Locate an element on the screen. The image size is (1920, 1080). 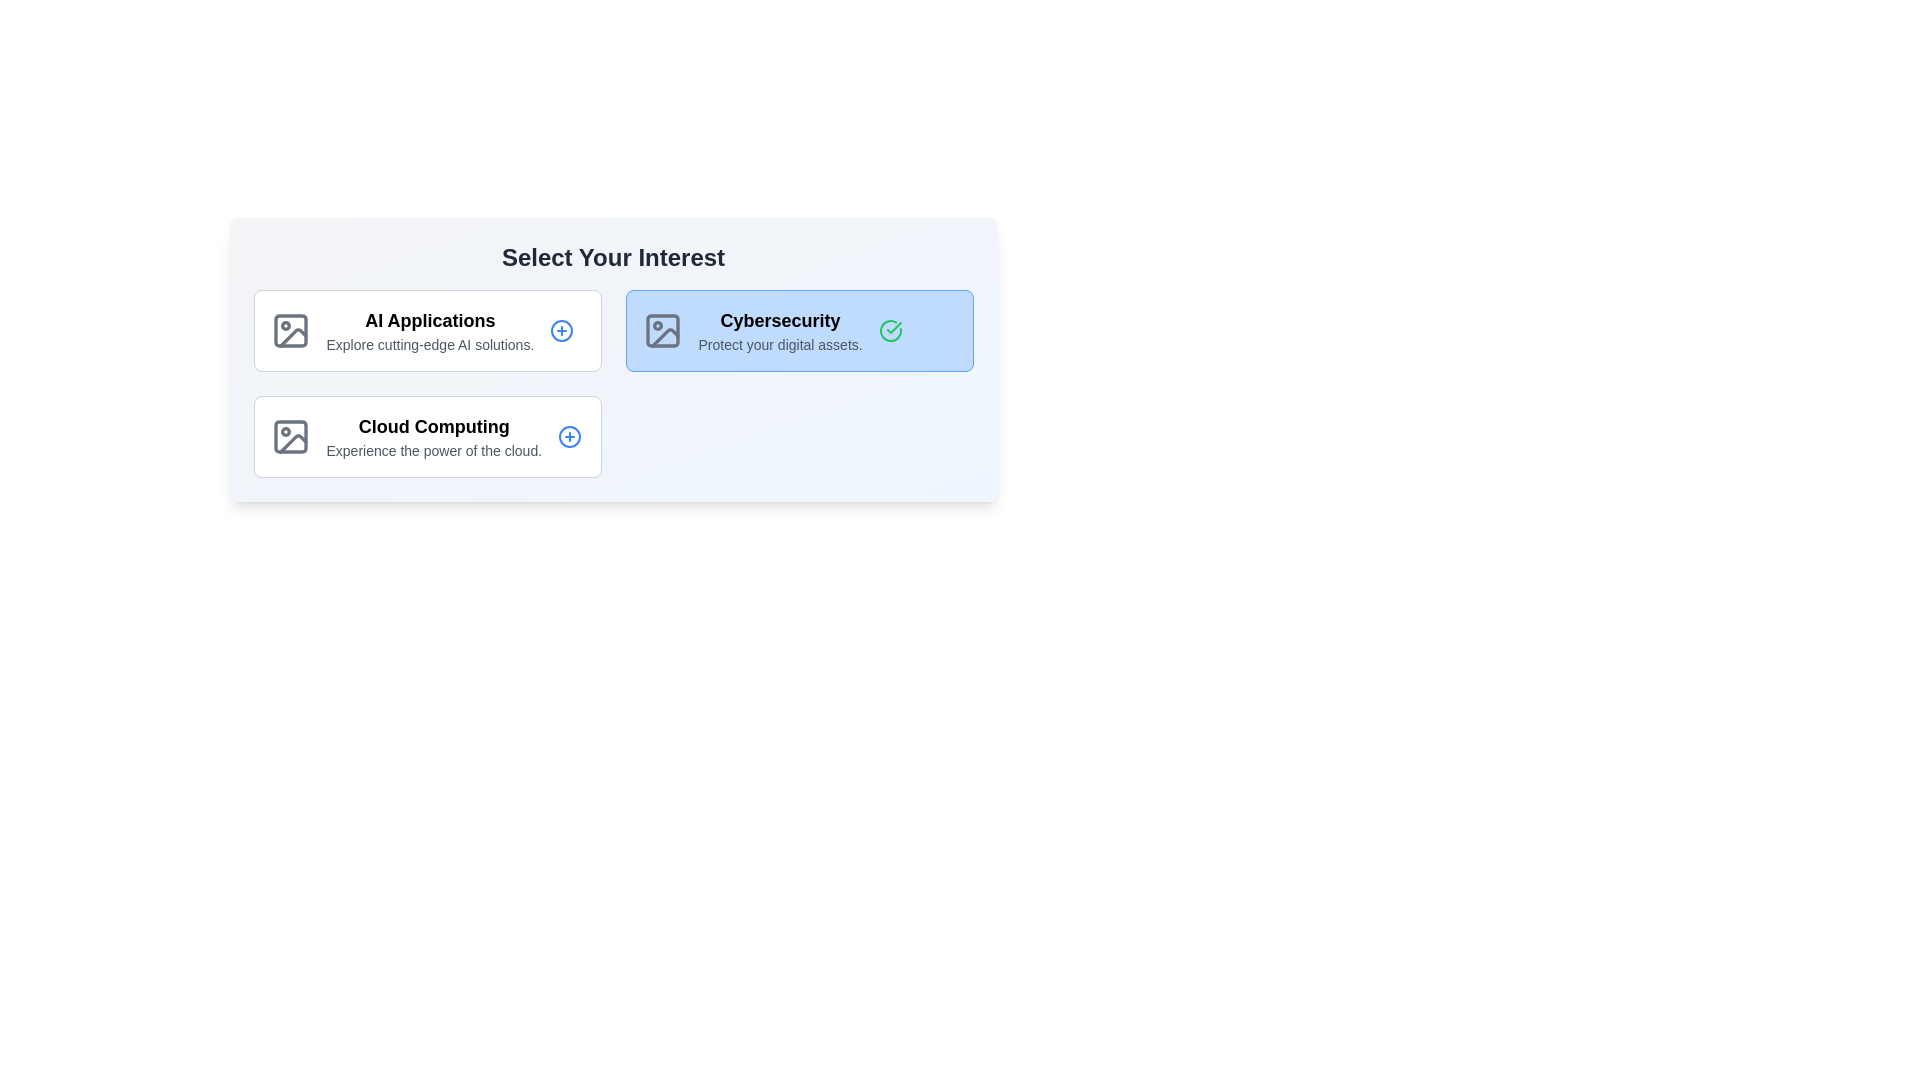
the card titled AI Applications is located at coordinates (426, 330).